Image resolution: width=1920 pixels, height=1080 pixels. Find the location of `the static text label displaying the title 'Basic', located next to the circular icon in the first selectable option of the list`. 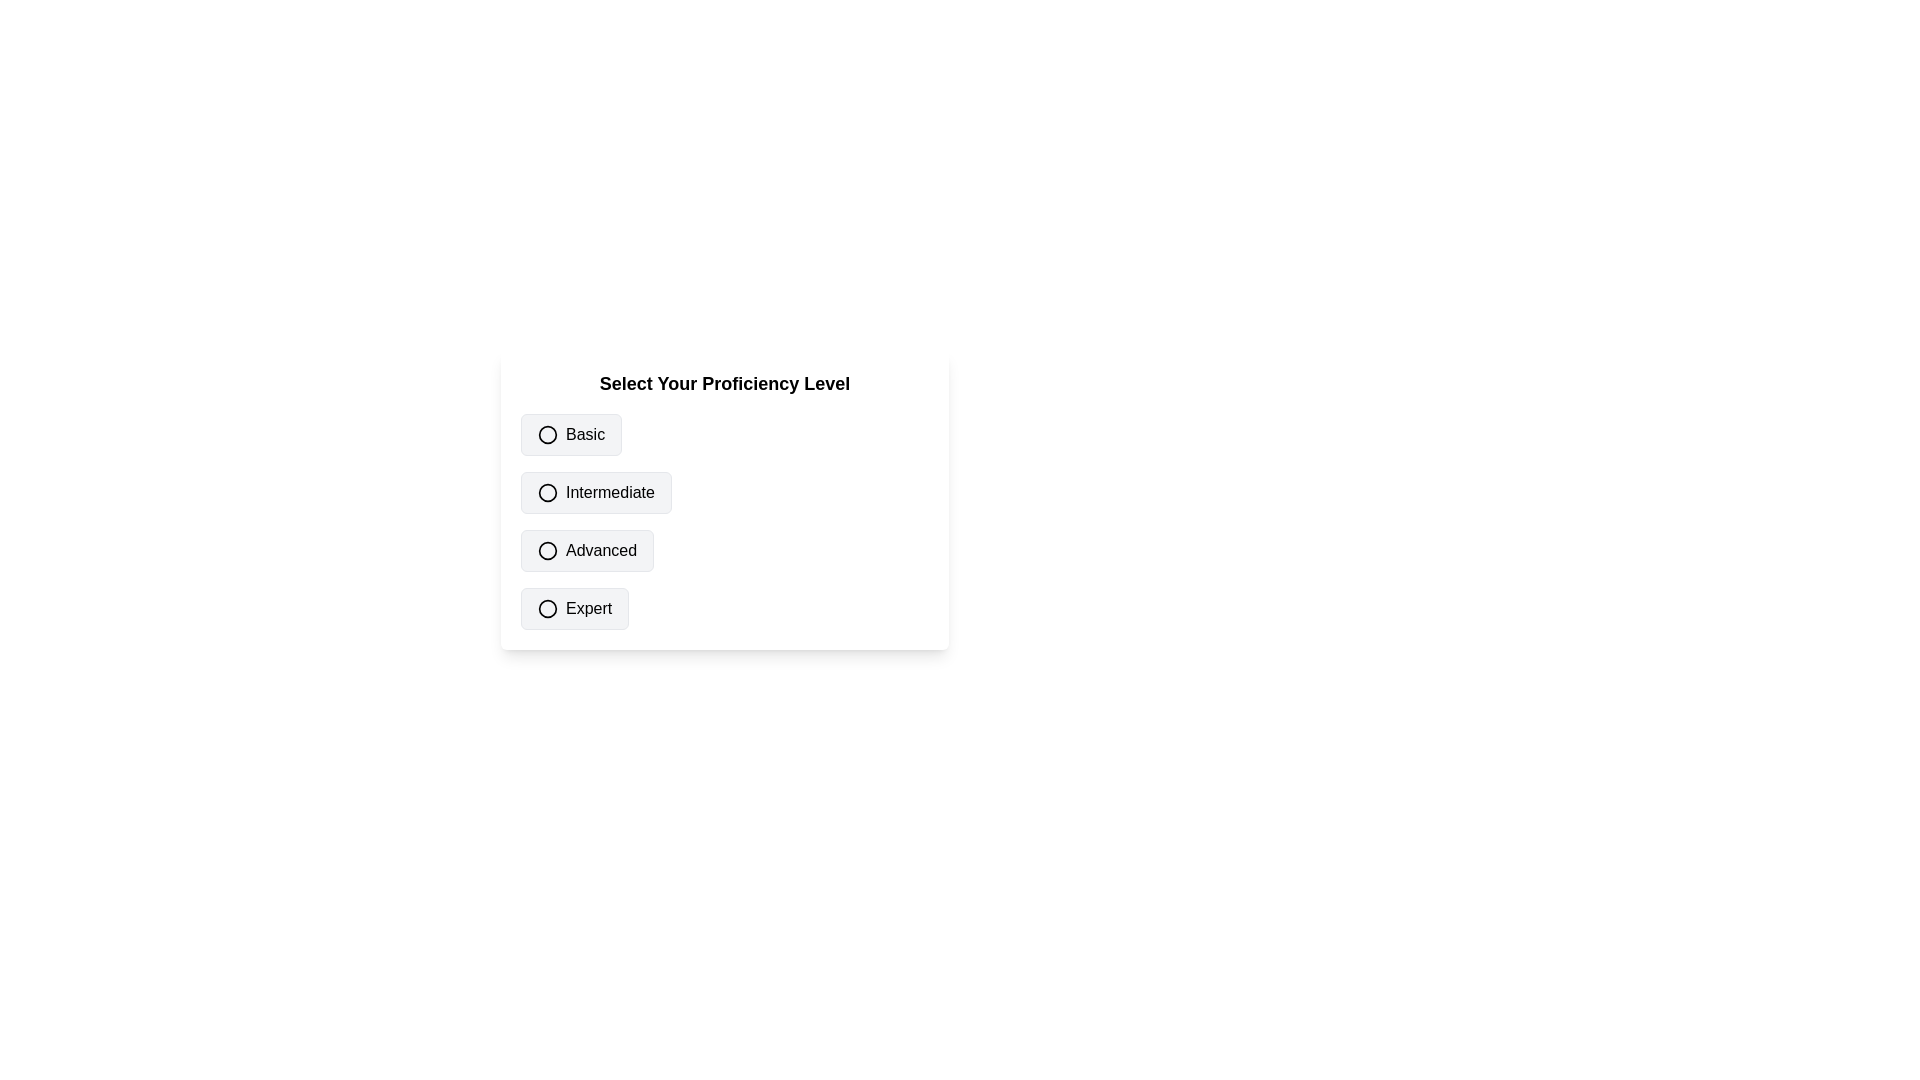

the static text label displaying the title 'Basic', located next to the circular icon in the first selectable option of the list is located at coordinates (584, 434).